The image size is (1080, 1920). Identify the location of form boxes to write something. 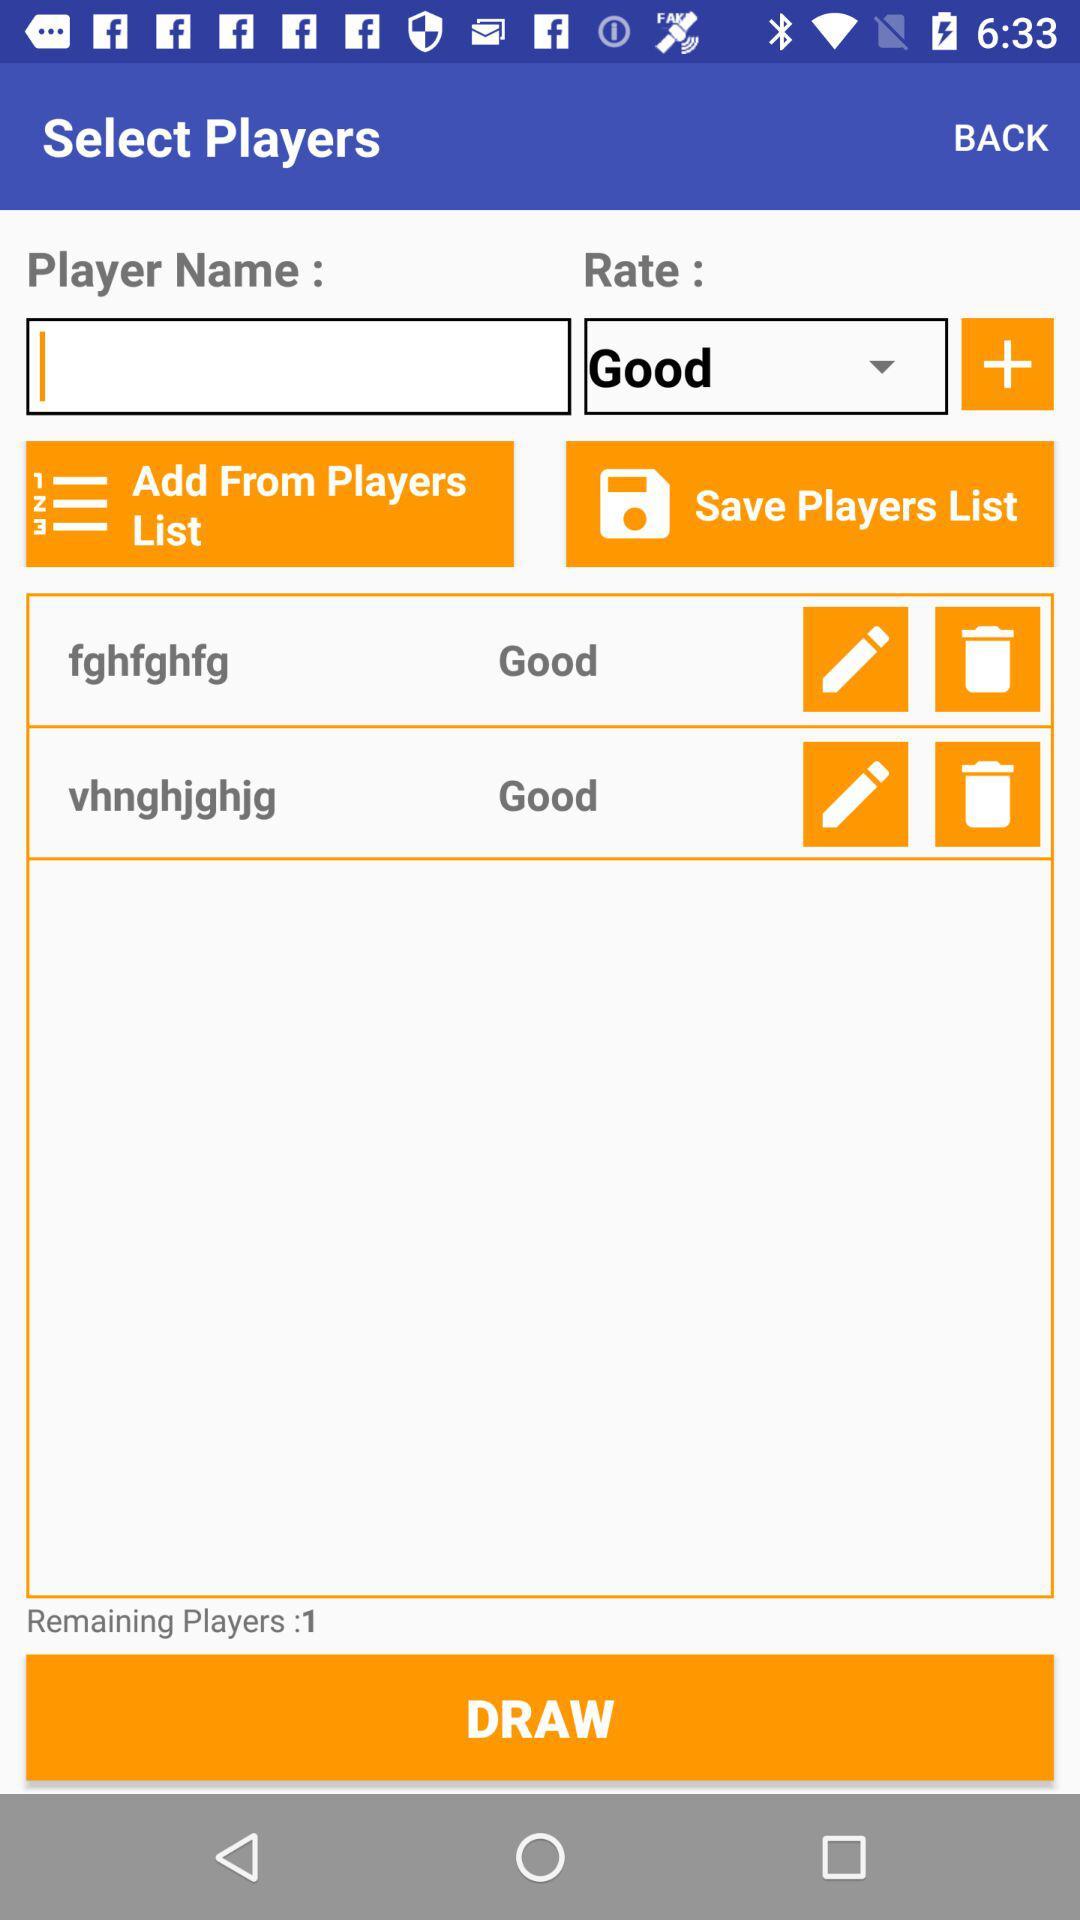
(298, 366).